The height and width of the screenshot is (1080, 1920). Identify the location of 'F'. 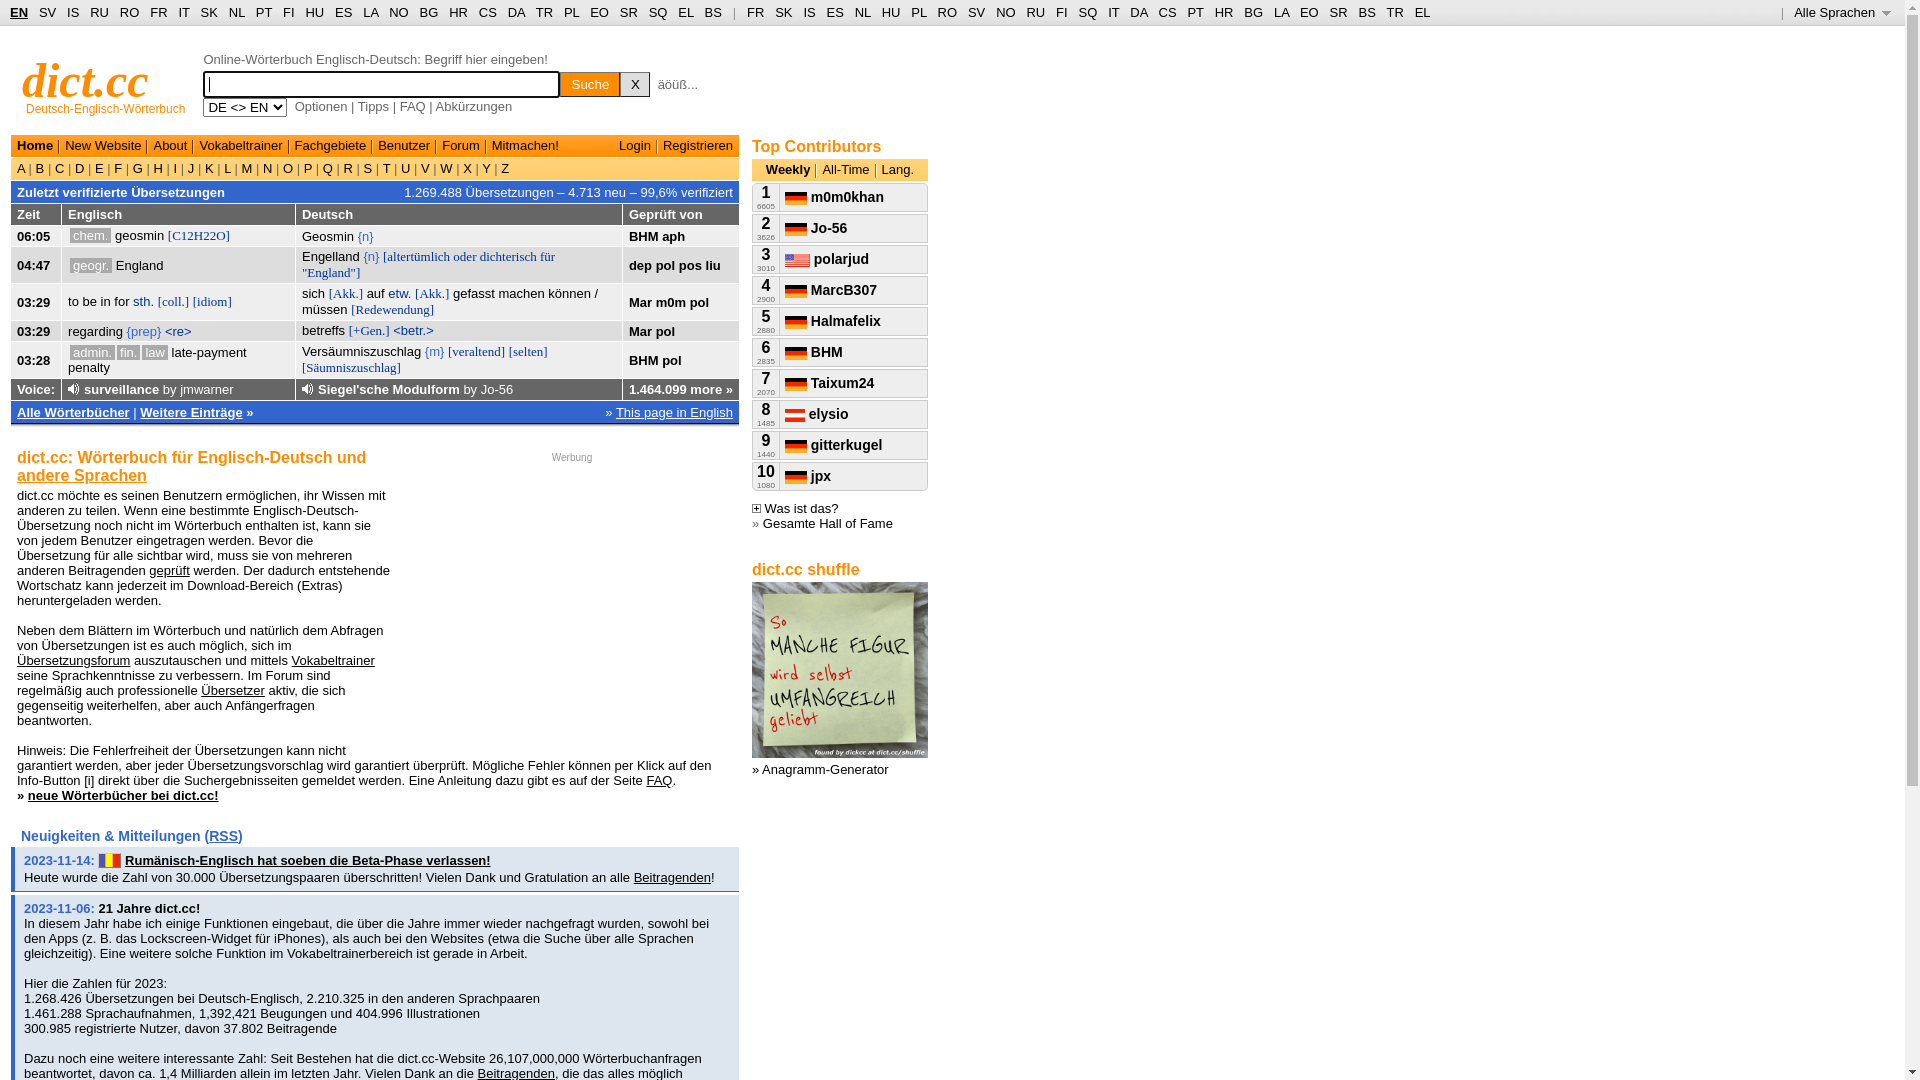
(117, 167).